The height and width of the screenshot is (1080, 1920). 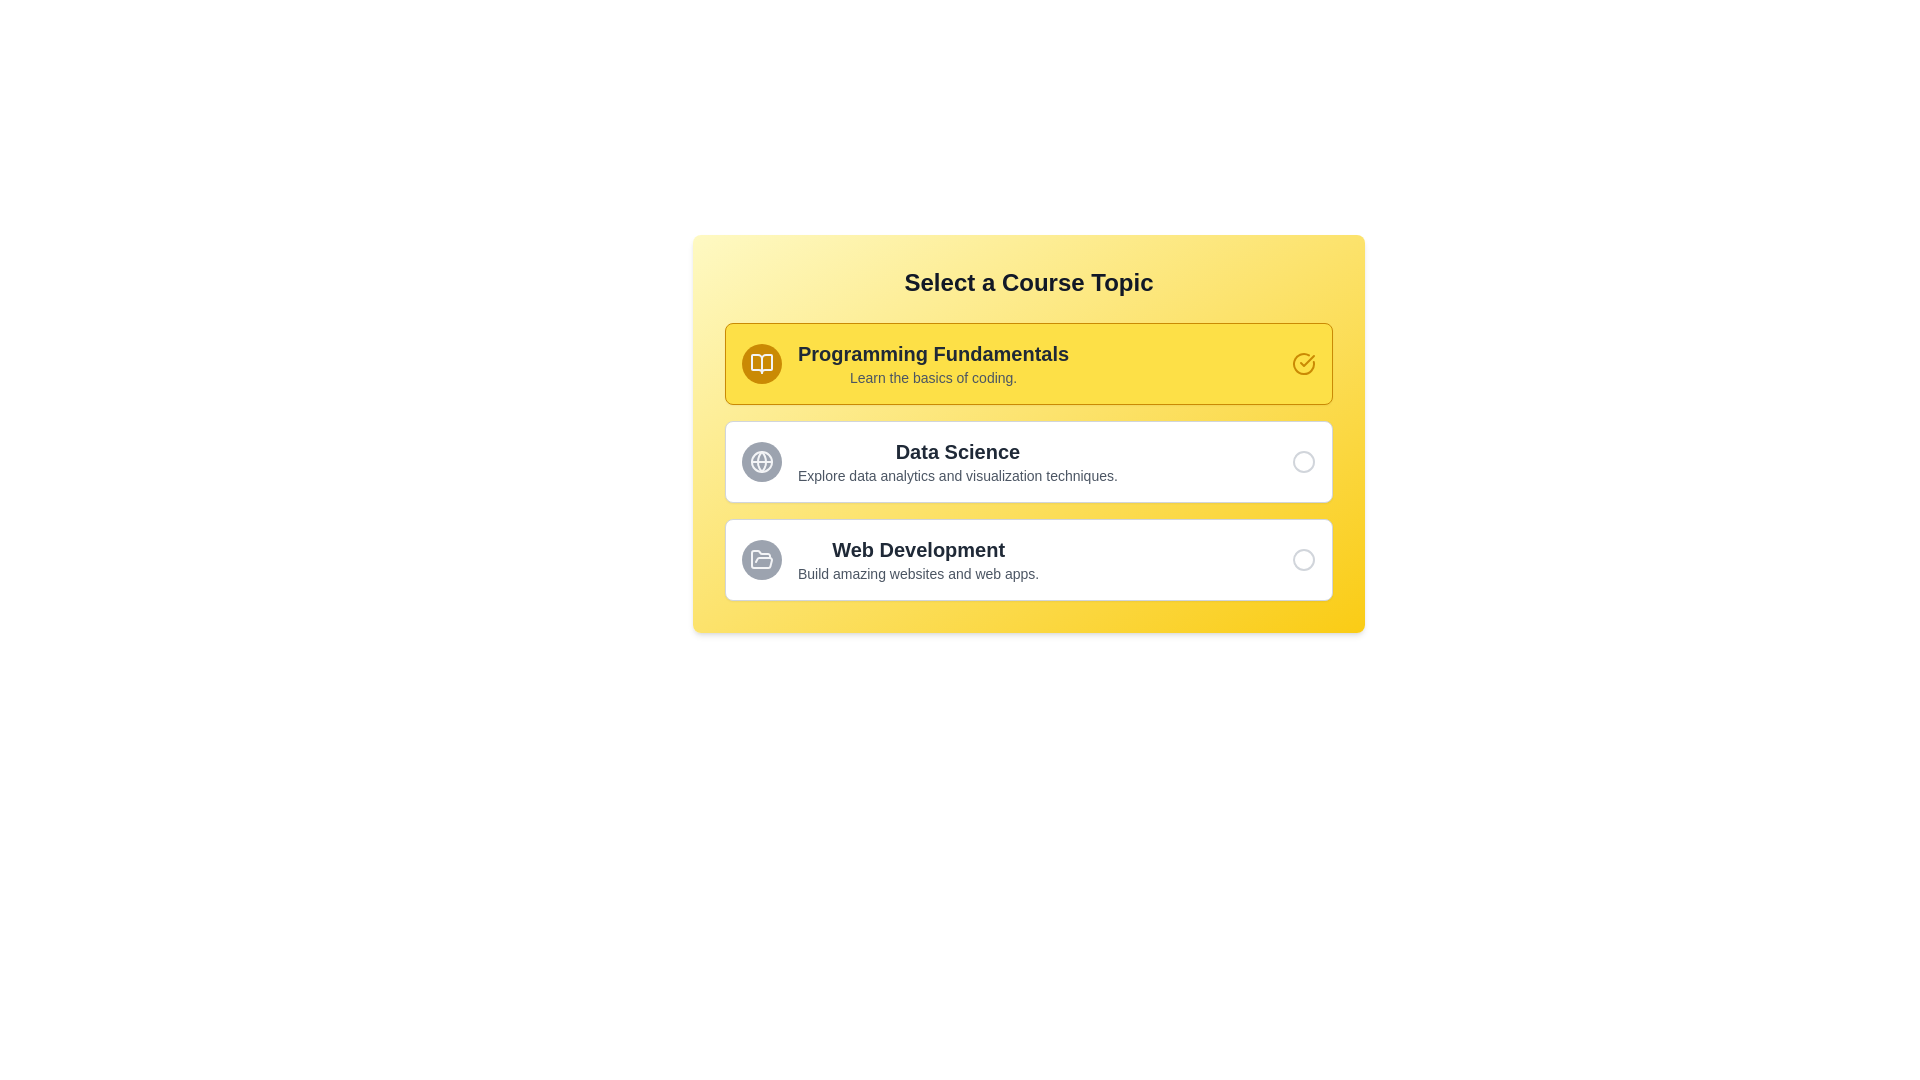 What do you see at coordinates (932, 353) in the screenshot?
I see `the 'Programming Fundamentals' text label, which is displayed in a large, bold font on a yellow background, located at the top of the first course option in the list` at bounding box center [932, 353].